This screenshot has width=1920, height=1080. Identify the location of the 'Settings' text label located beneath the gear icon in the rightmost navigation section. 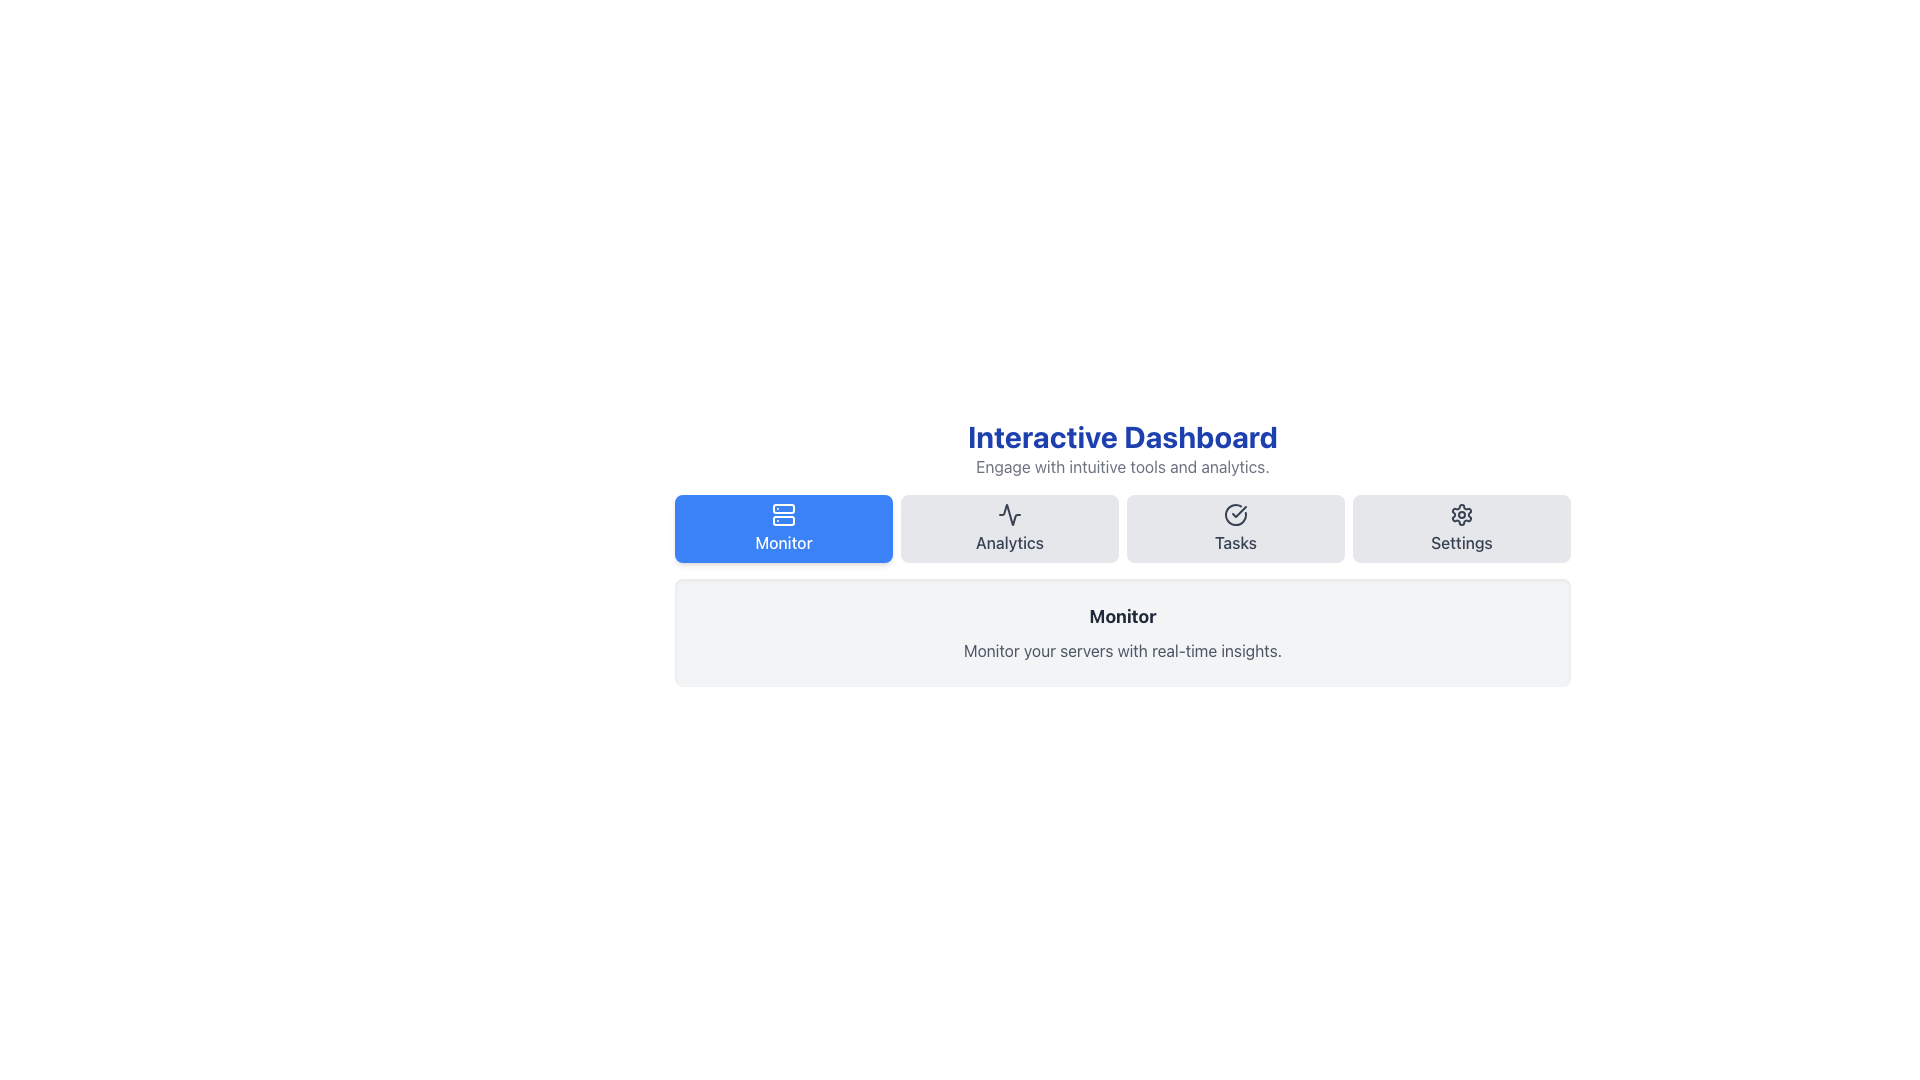
(1462, 543).